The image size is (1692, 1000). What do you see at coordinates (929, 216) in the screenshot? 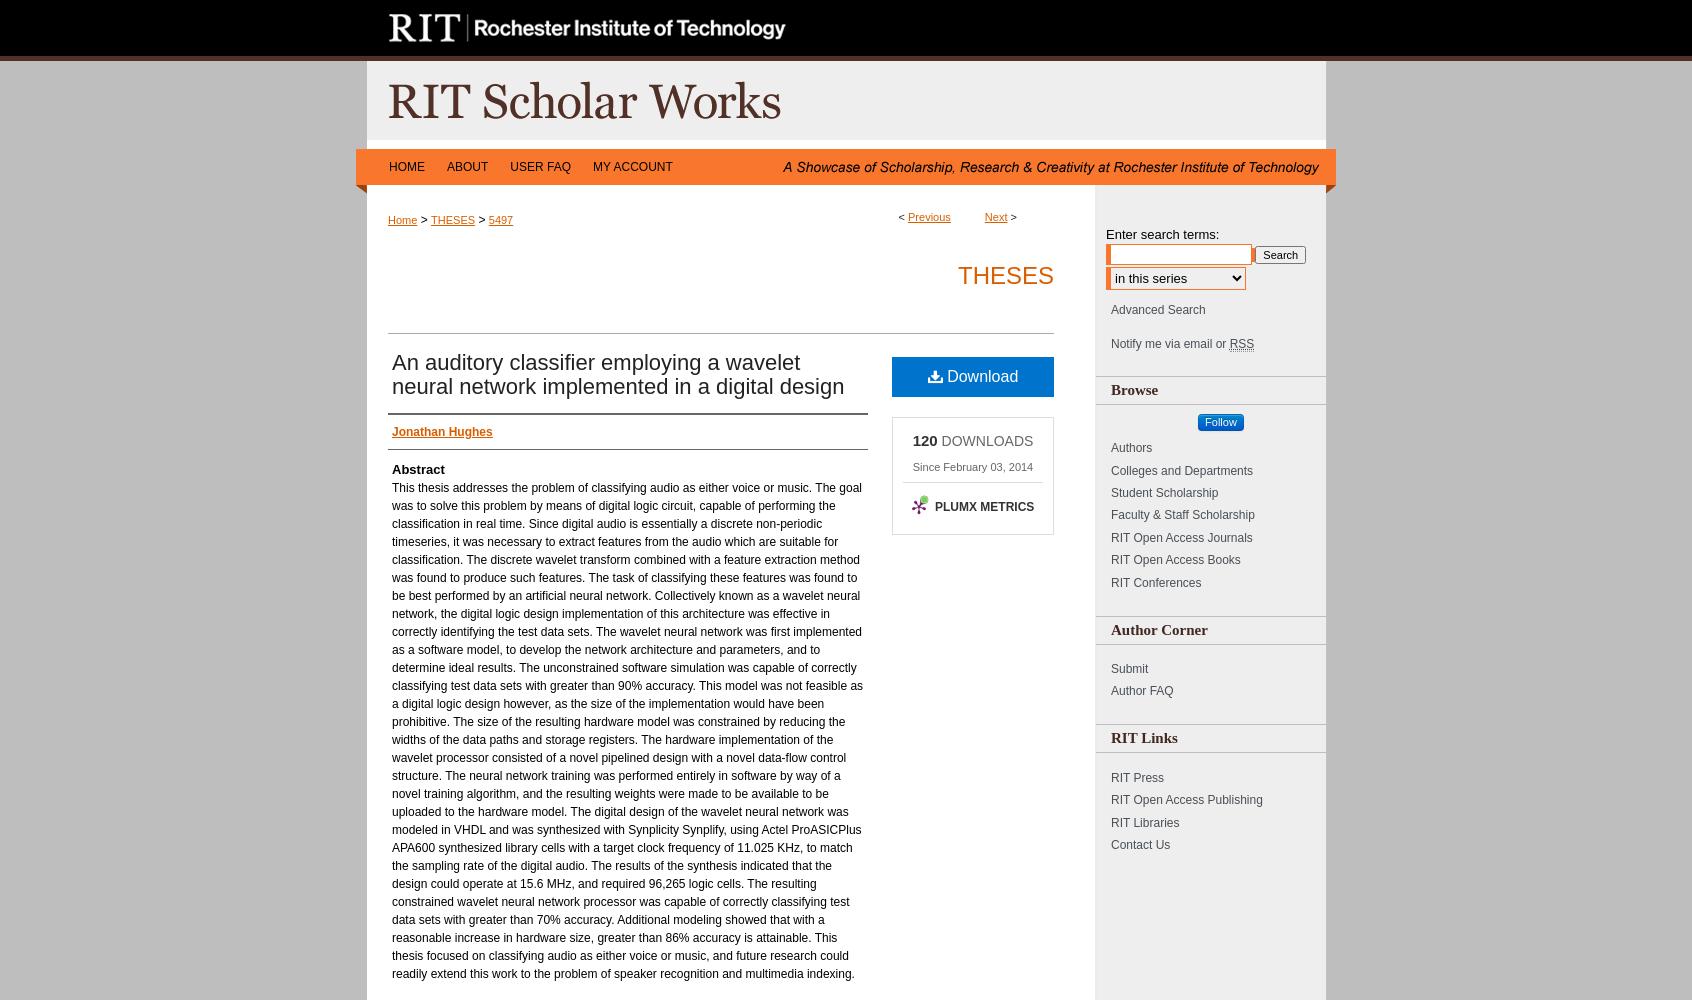
I see `'Previous'` at bounding box center [929, 216].